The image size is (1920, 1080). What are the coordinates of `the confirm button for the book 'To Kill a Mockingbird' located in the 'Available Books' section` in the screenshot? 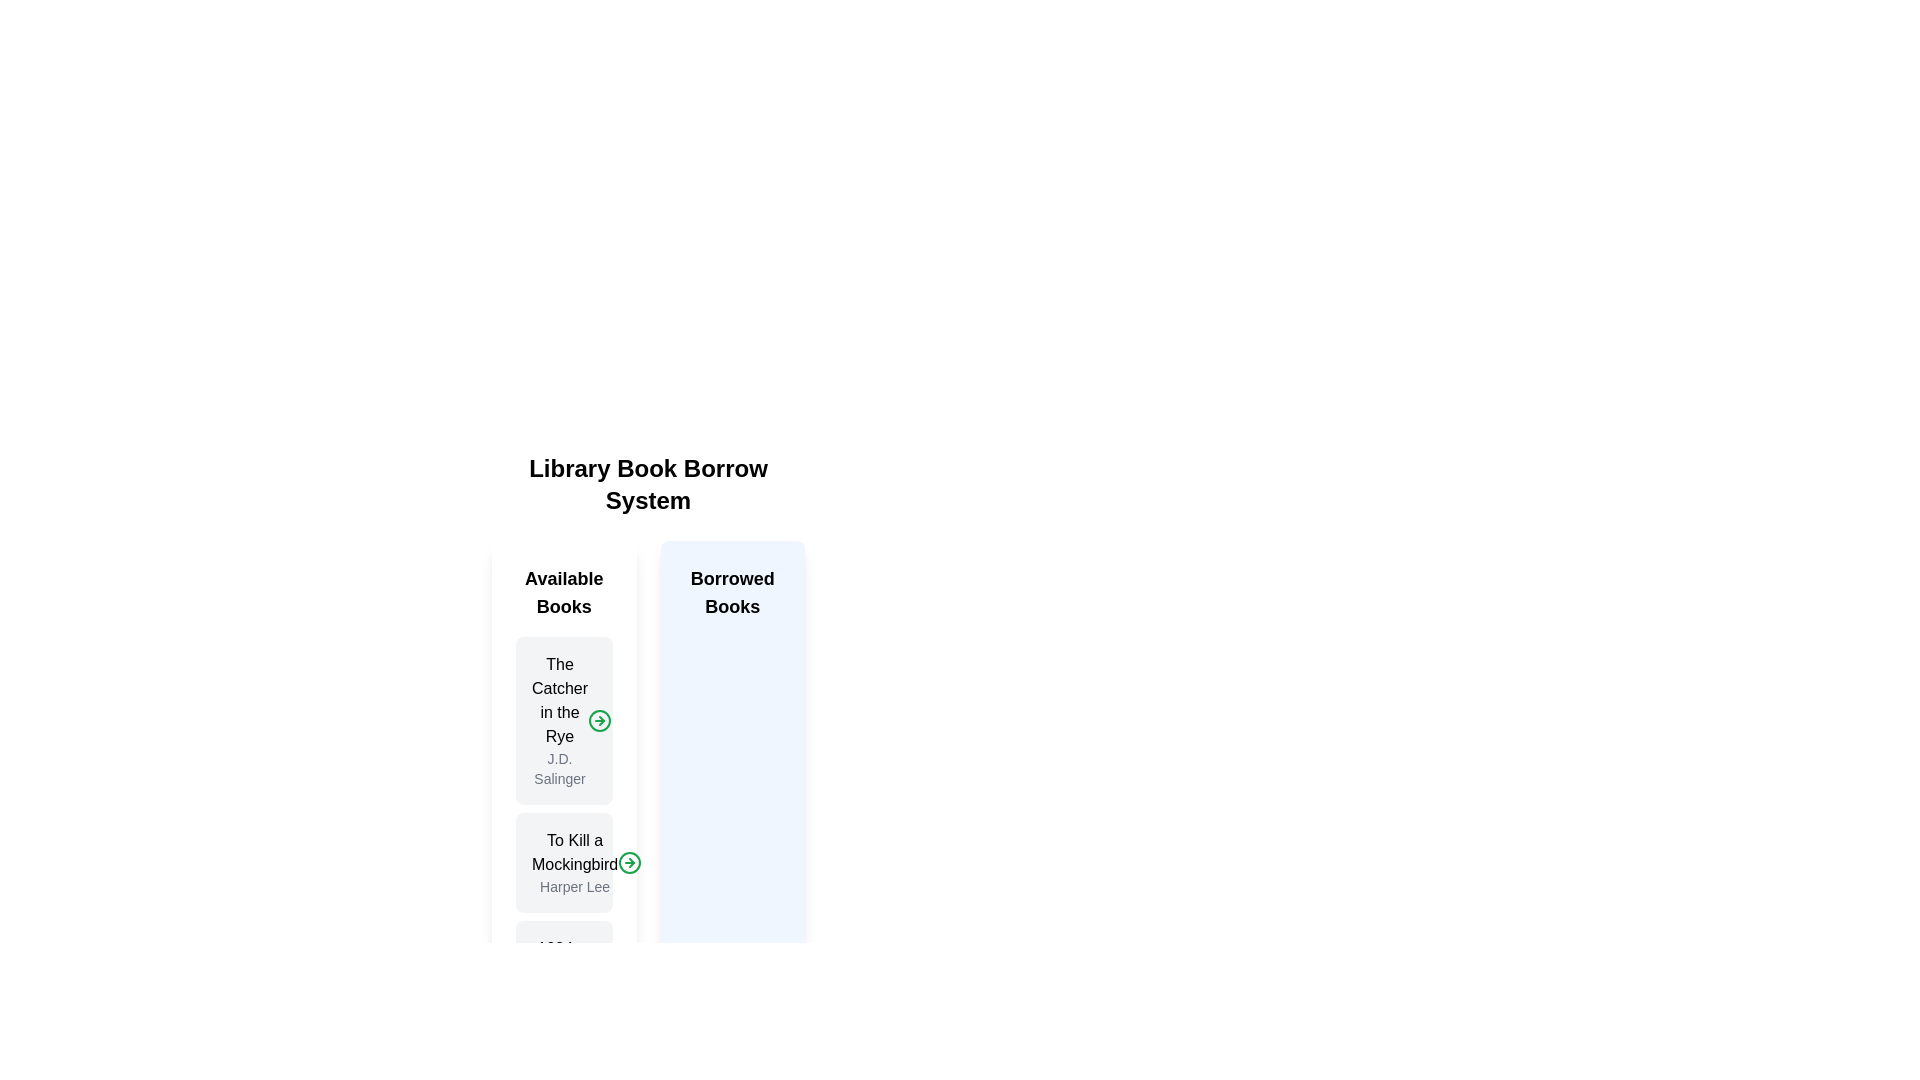 It's located at (629, 862).